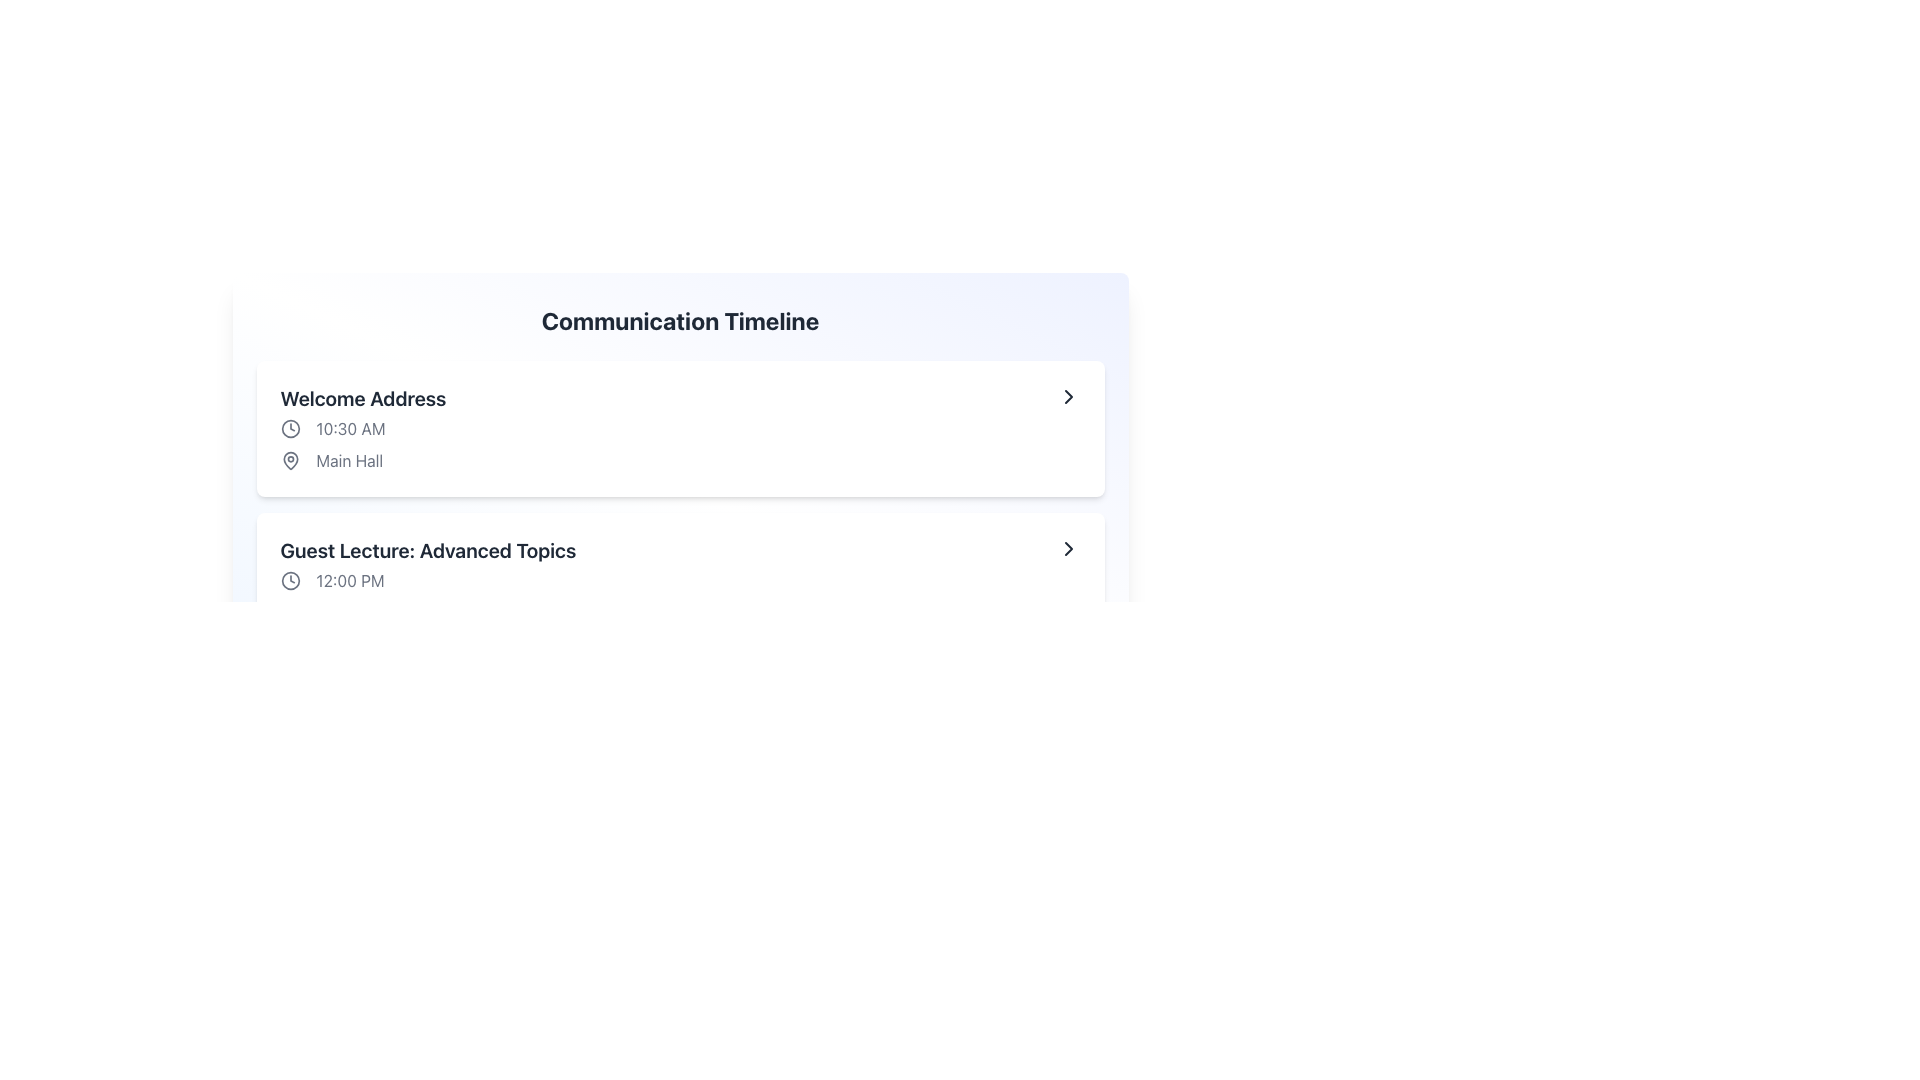 This screenshot has height=1080, width=1920. Describe the element at coordinates (680, 581) in the screenshot. I see `the second timeline entry displaying 'Guest Lecture: Advanced Topics'` at that location.